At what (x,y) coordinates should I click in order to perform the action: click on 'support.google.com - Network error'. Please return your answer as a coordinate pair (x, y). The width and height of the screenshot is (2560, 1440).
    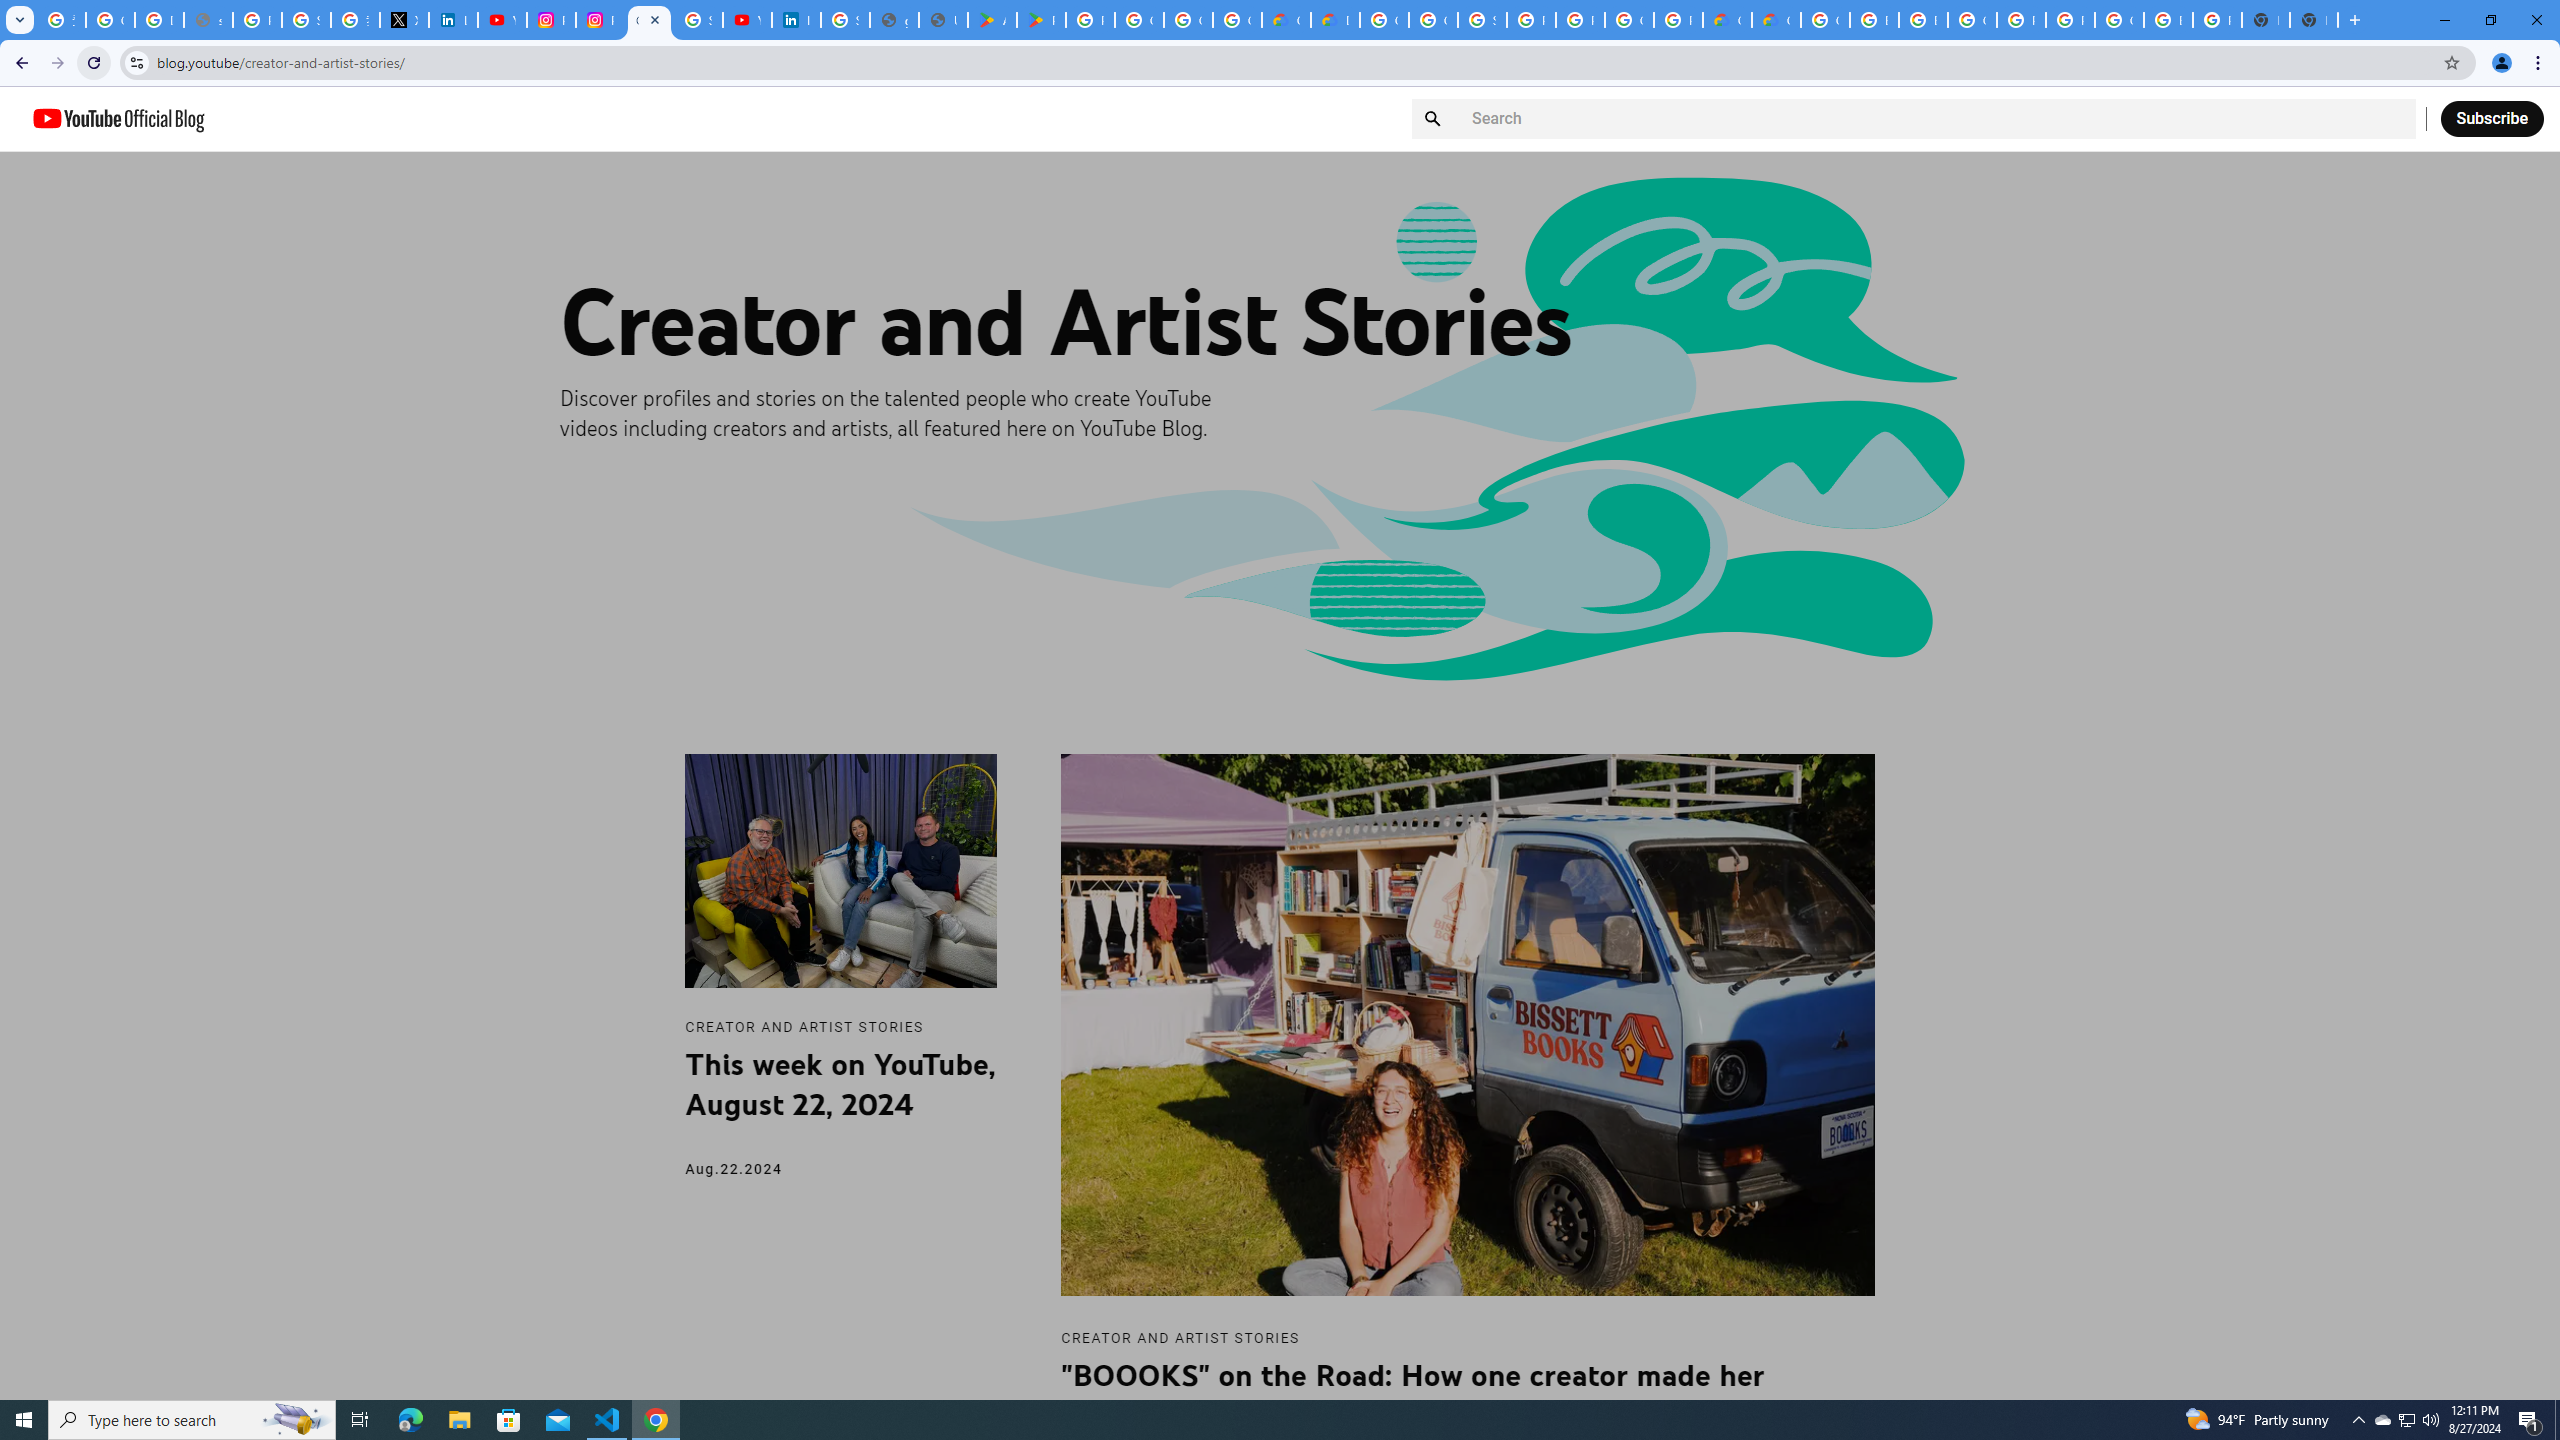
    Looking at the image, I should click on (207, 19).